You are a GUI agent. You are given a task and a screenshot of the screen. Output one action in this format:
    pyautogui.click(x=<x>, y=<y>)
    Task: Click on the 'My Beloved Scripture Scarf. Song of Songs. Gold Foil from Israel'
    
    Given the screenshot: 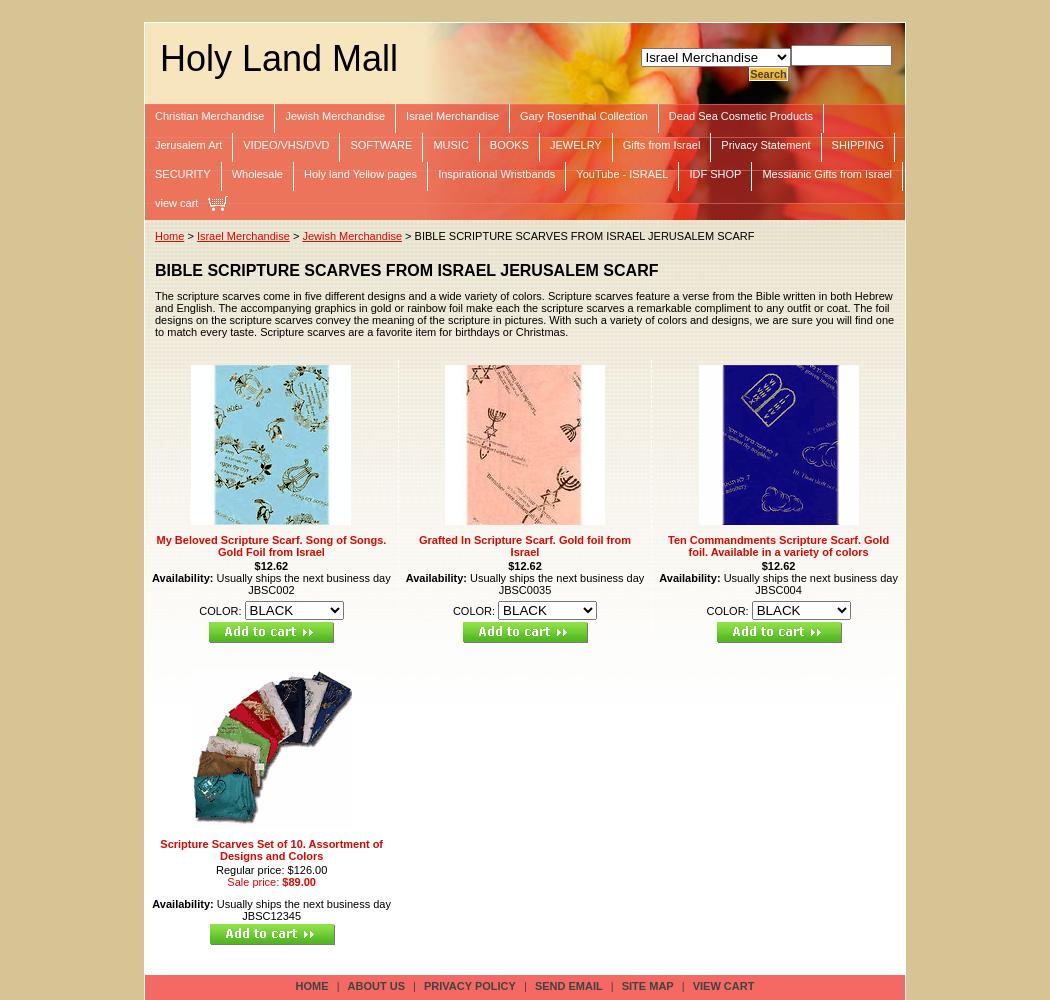 What is the action you would take?
    pyautogui.click(x=270, y=545)
    